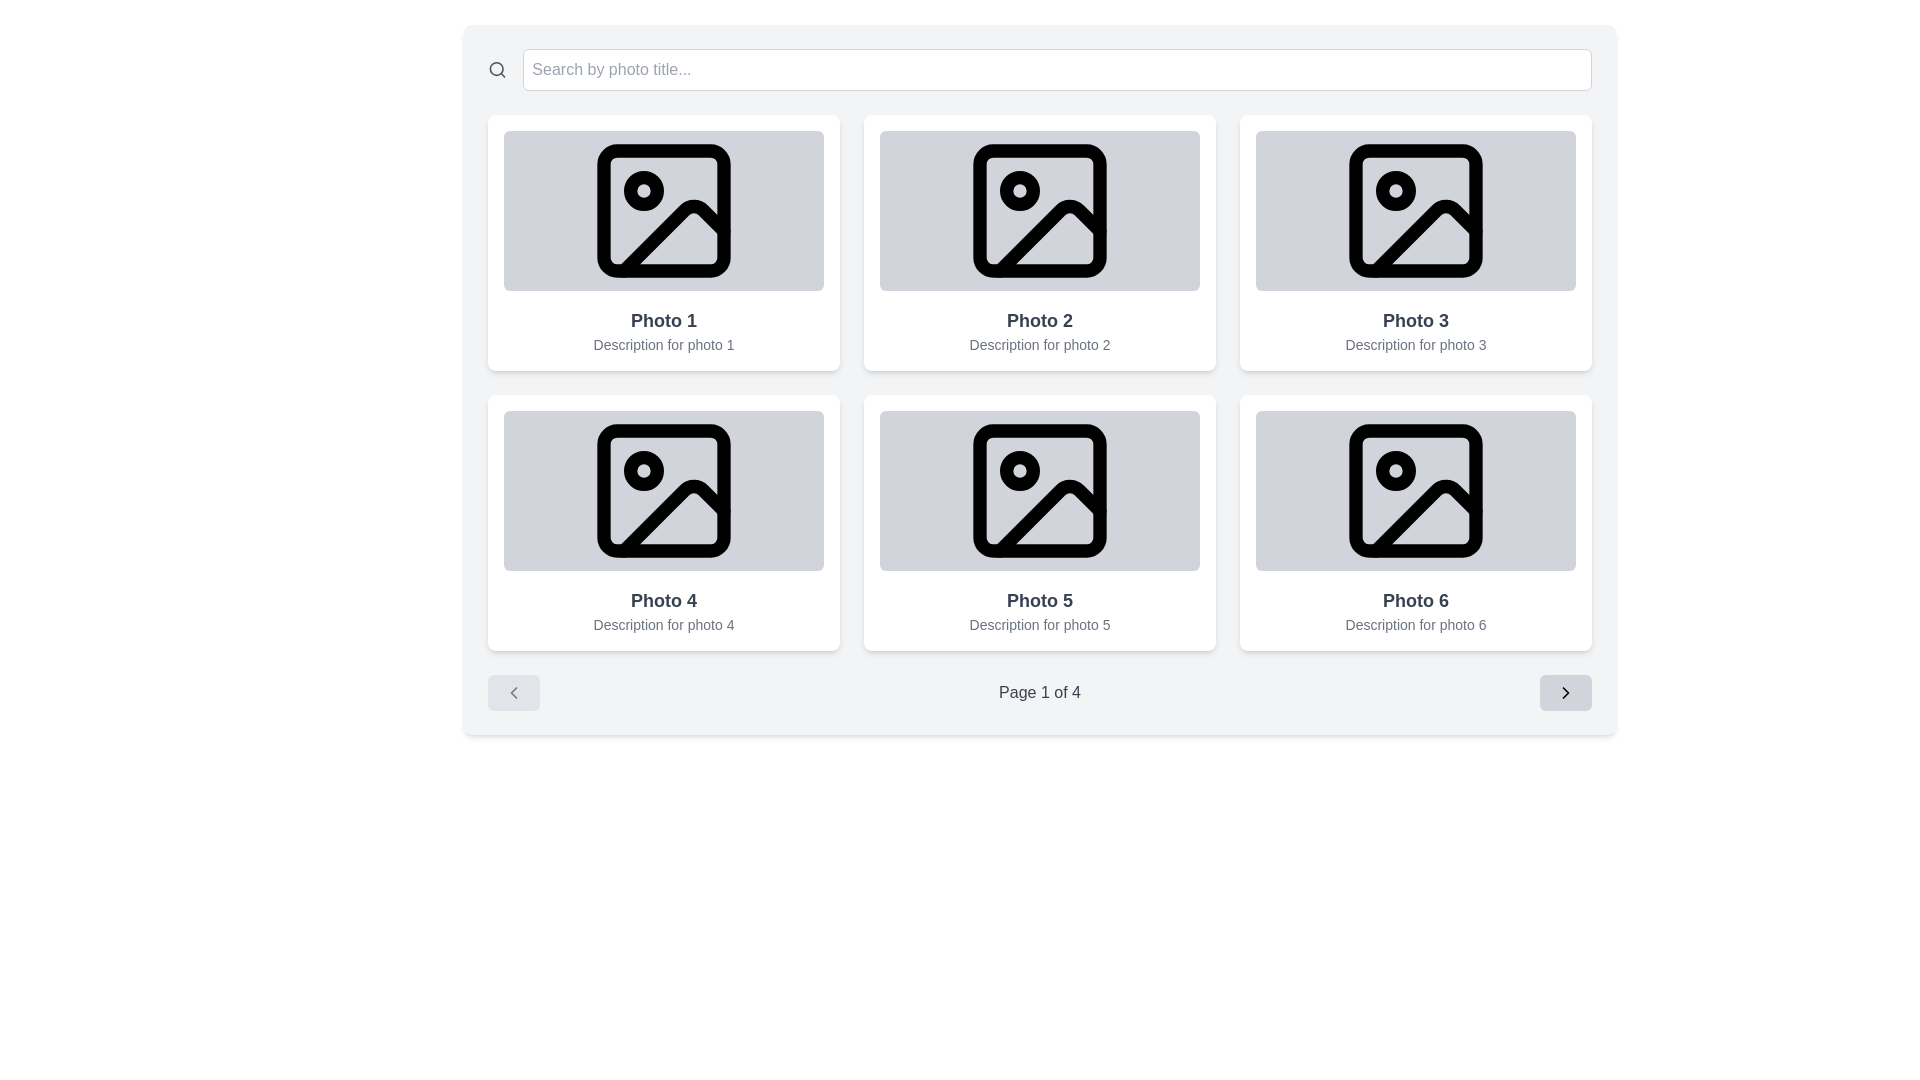 The width and height of the screenshot is (1920, 1080). What do you see at coordinates (1415, 242) in the screenshot?
I see `the Content card located in the top-right quadrant of the grid layout, specifically in the third column of the first row, for accessibility purposes` at bounding box center [1415, 242].